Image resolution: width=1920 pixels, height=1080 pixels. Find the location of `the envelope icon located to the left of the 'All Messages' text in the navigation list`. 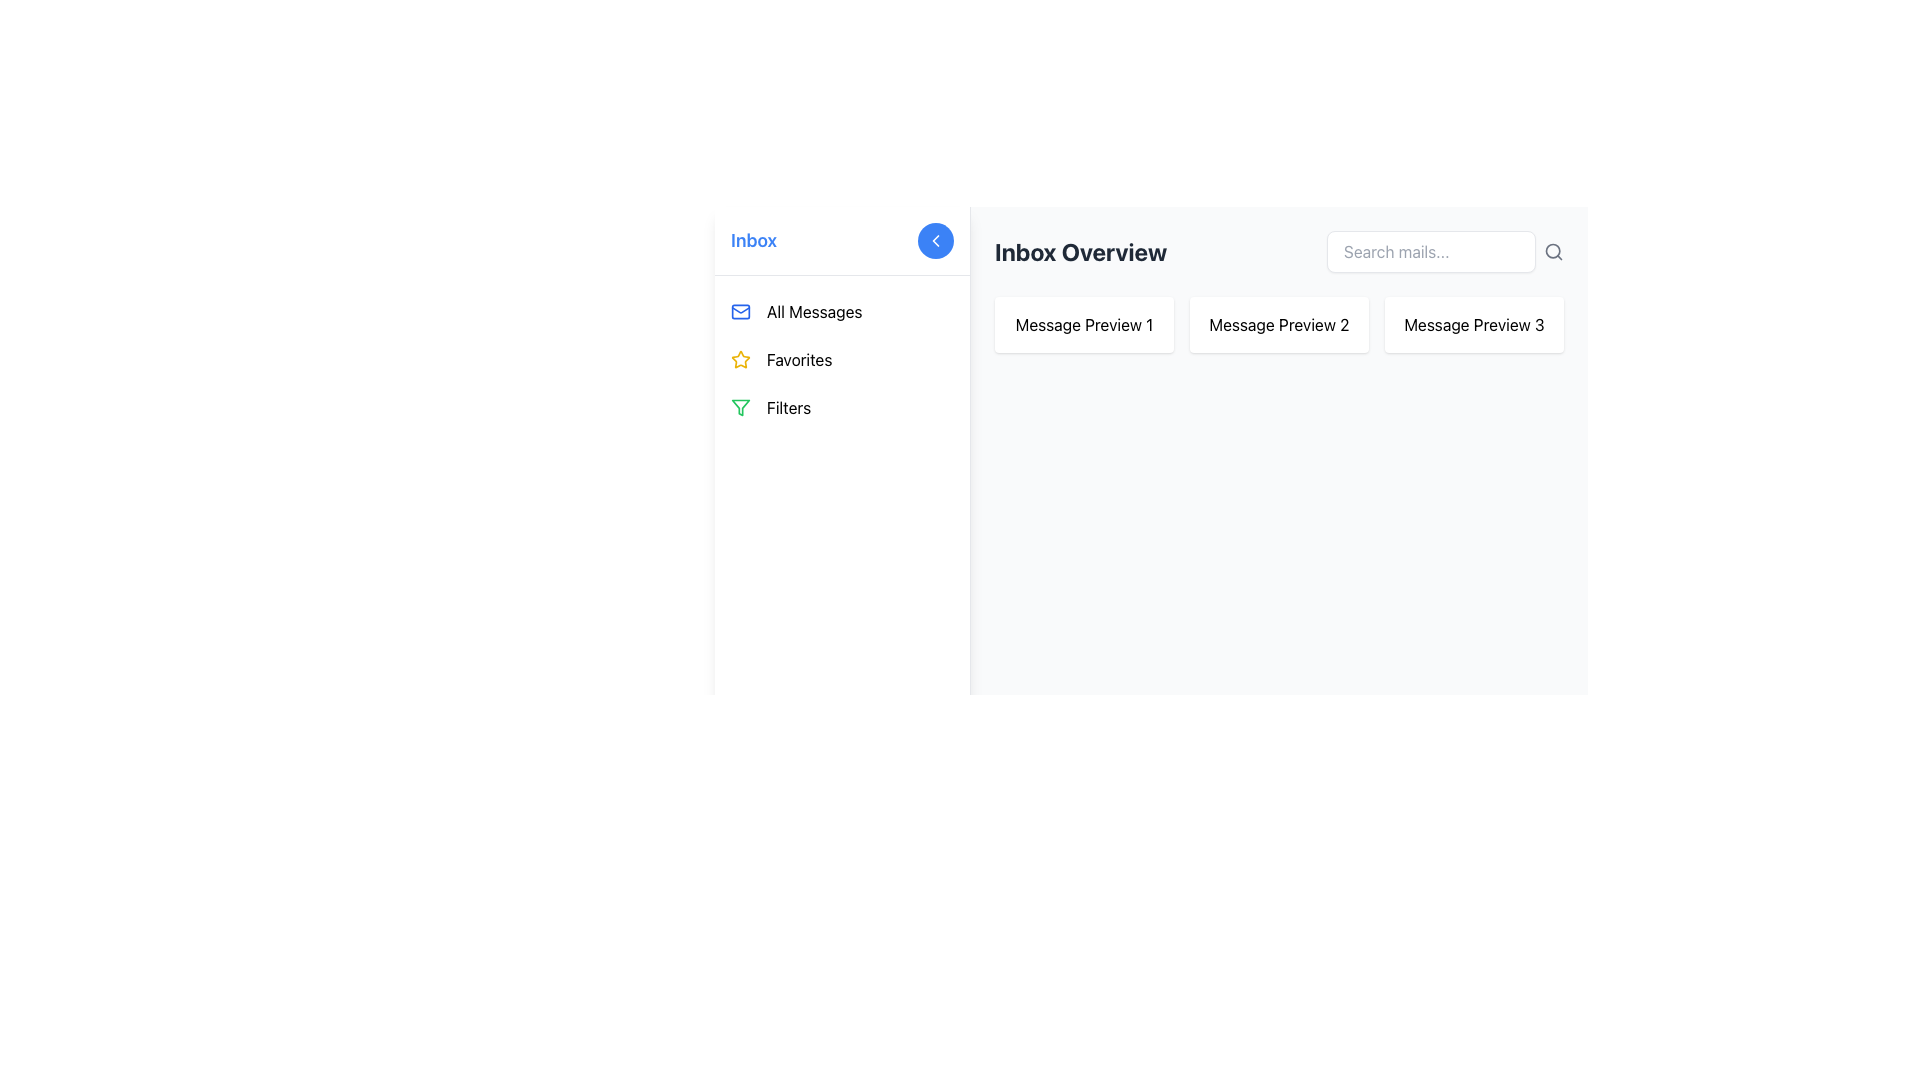

the envelope icon located to the left of the 'All Messages' text in the navigation list is located at coordinates (739, 312).